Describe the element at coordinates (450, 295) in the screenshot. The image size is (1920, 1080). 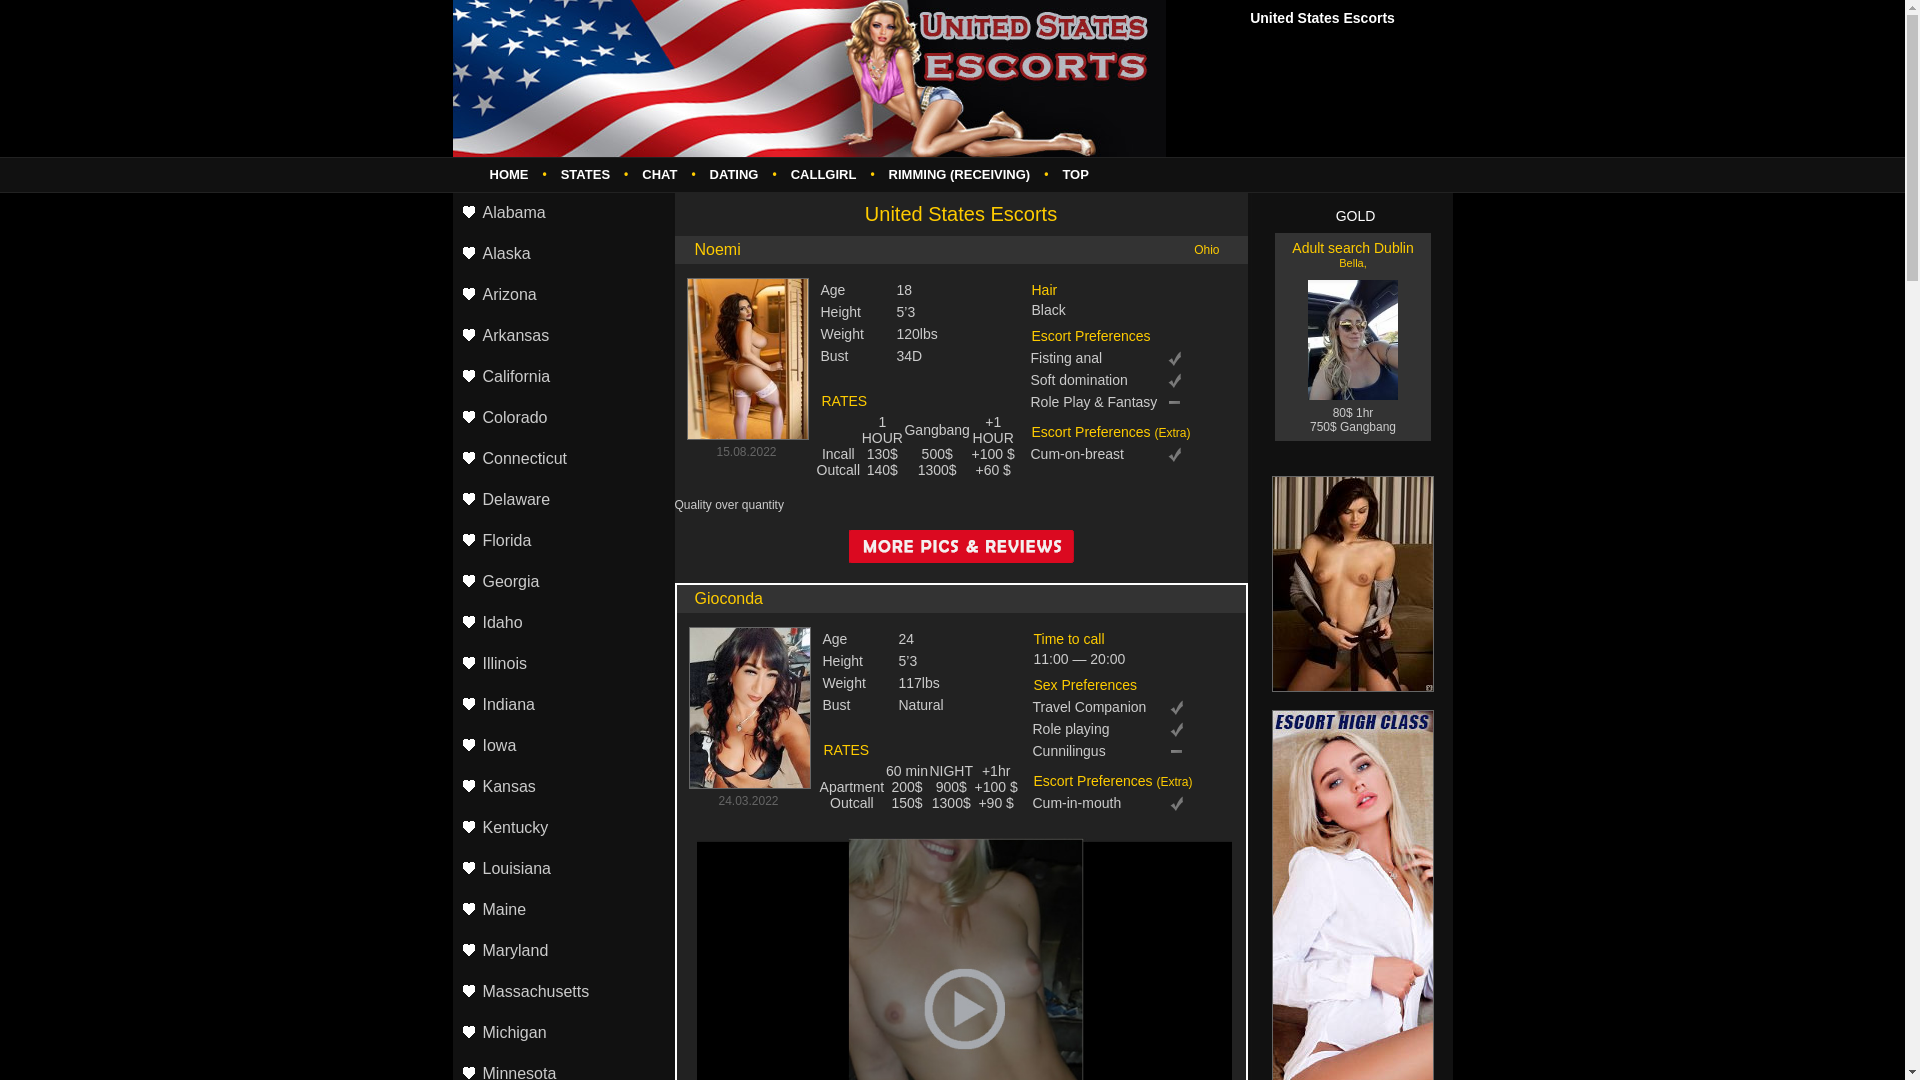
I see `'Arizona'` at that location.